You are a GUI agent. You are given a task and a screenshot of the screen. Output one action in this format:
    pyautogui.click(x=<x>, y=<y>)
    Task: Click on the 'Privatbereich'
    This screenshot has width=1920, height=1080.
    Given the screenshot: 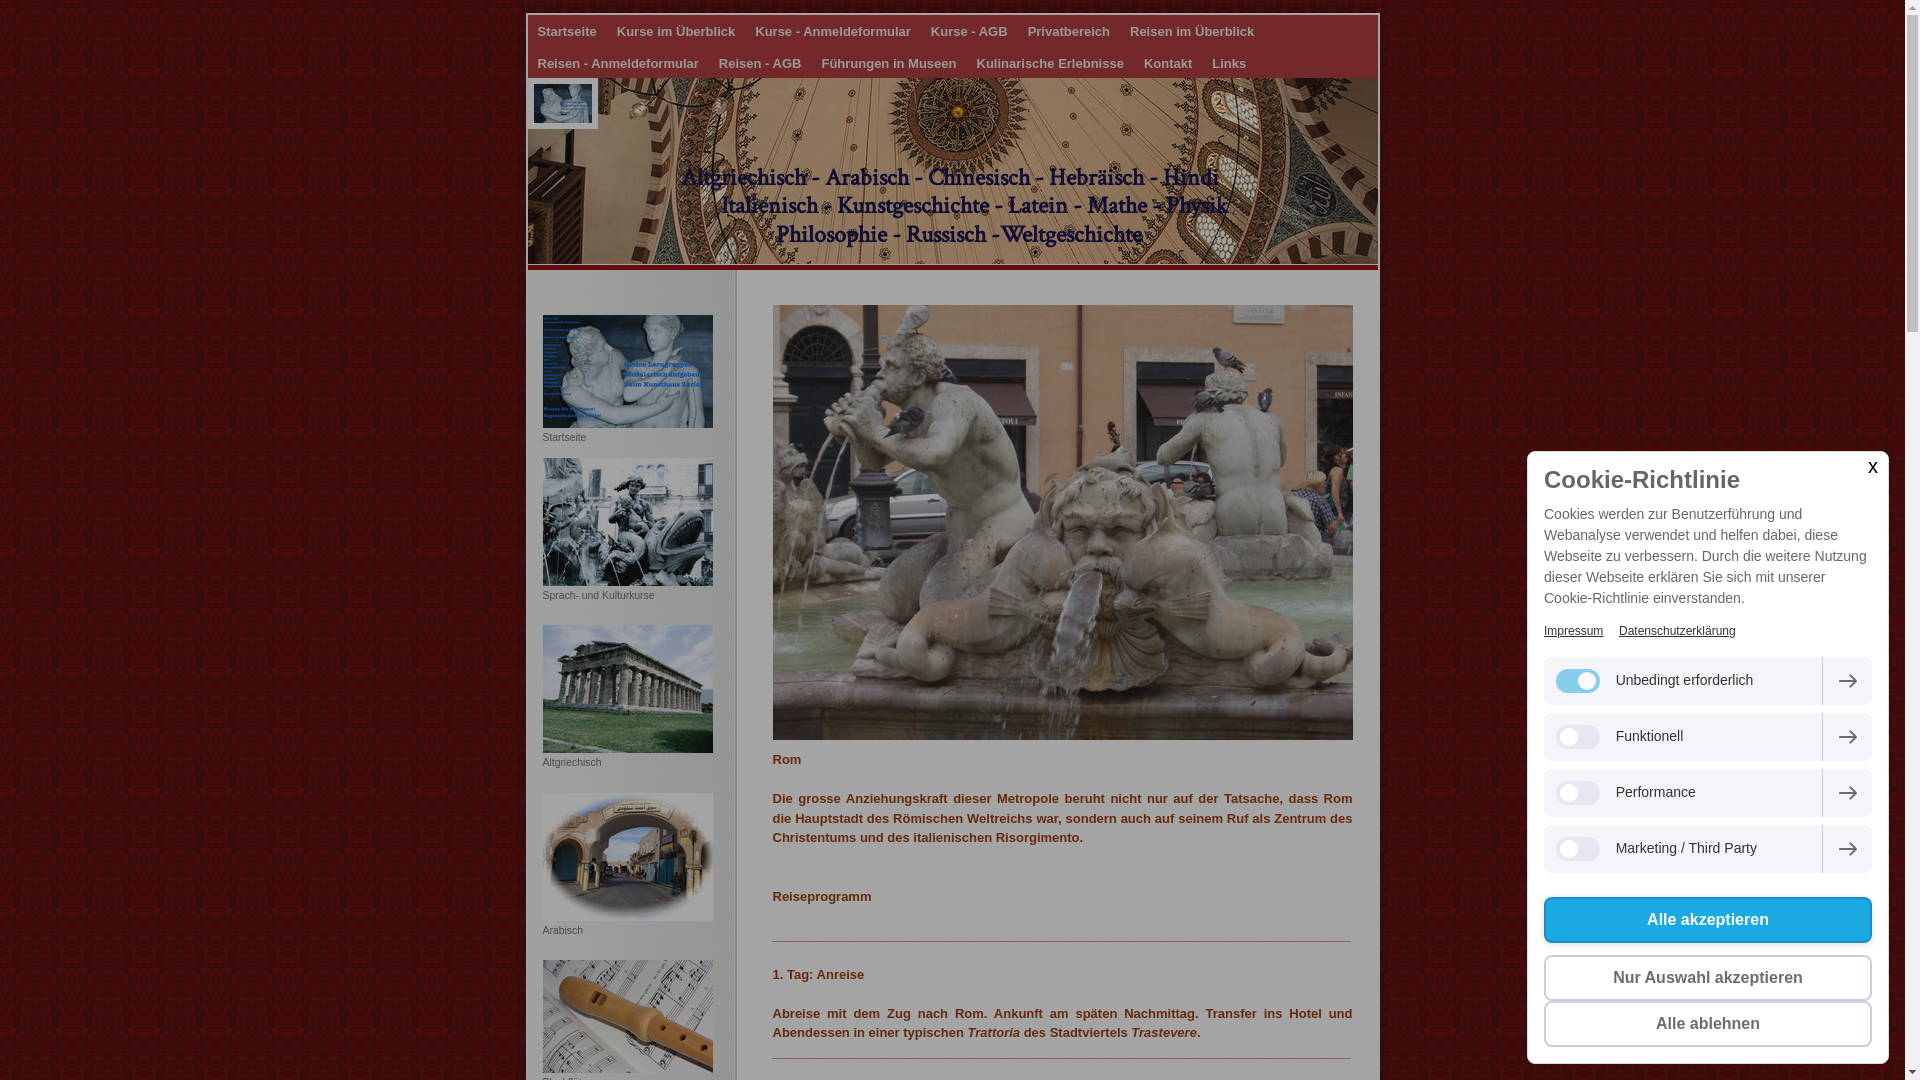 What is the action you would take?
    pyautogui.click(x=1017, y=31)
    